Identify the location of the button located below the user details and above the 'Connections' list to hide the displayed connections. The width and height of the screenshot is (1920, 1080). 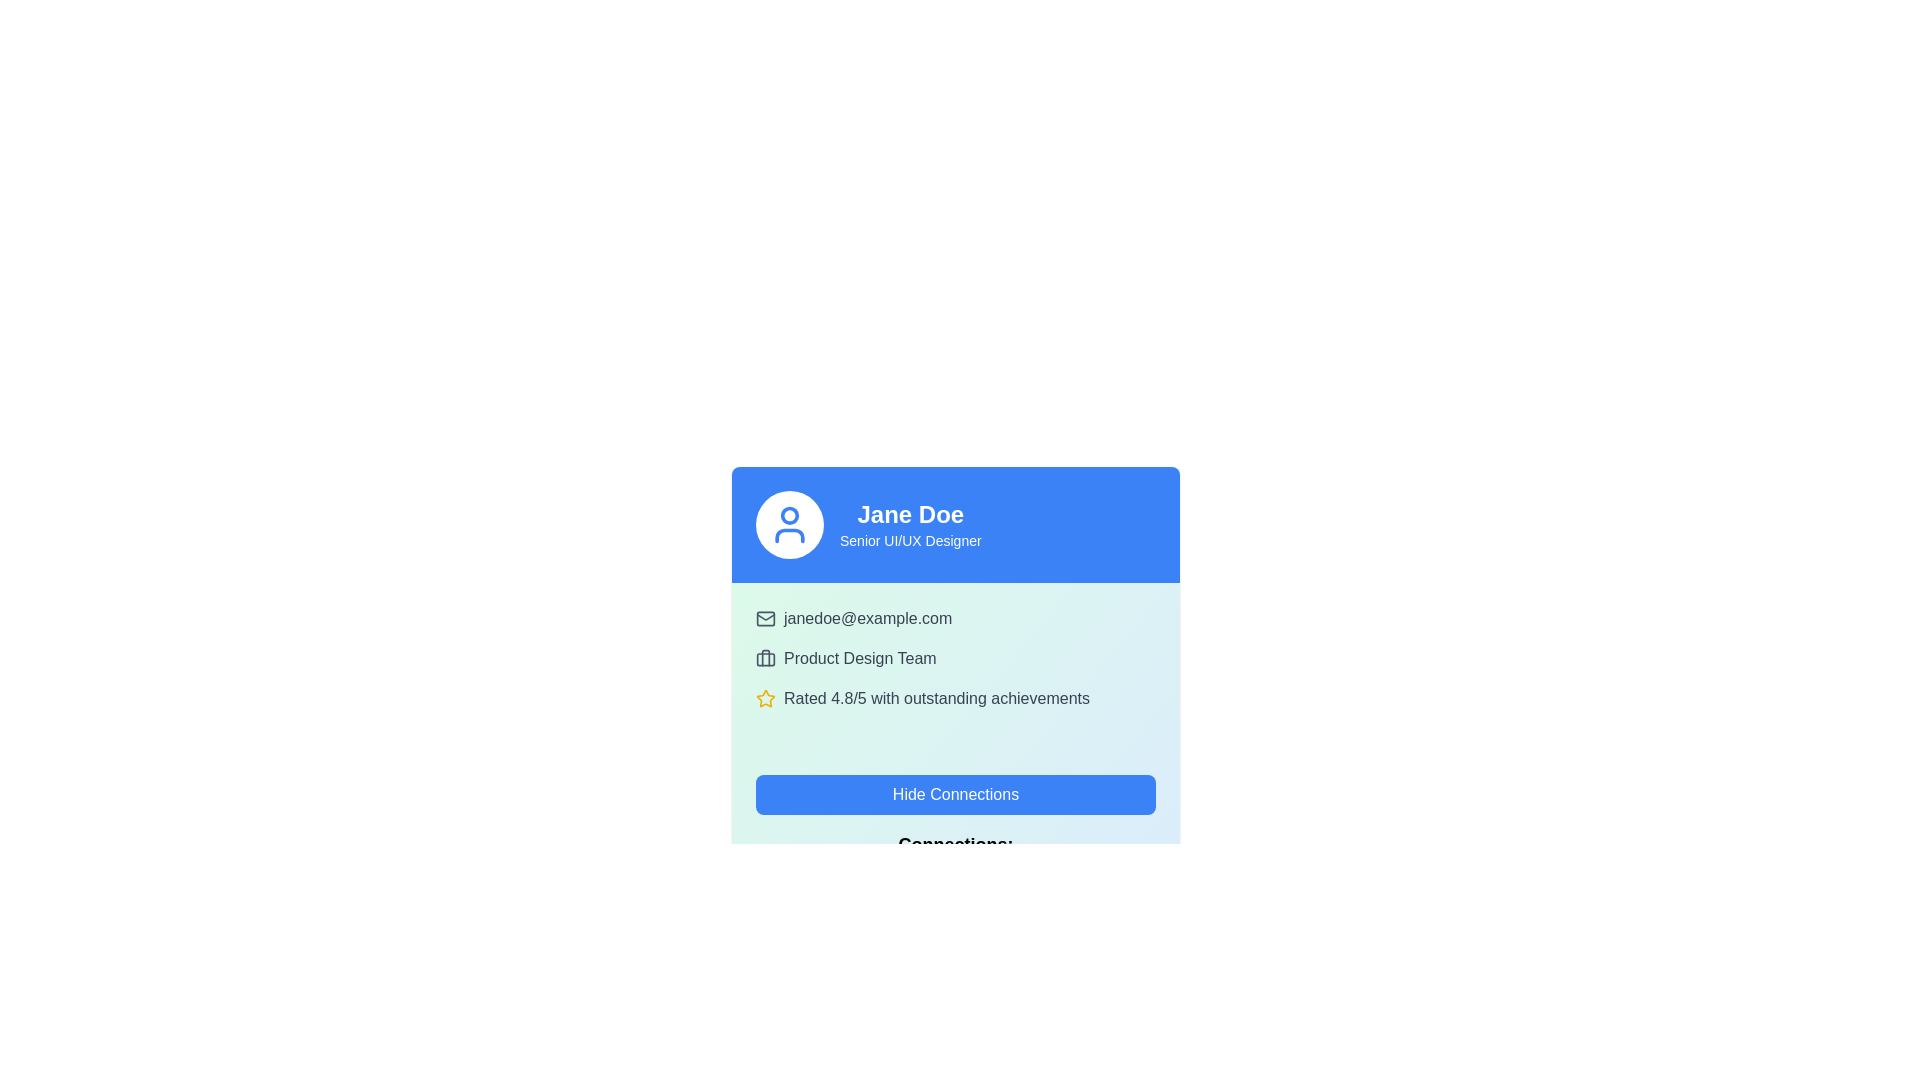
(954, 793).